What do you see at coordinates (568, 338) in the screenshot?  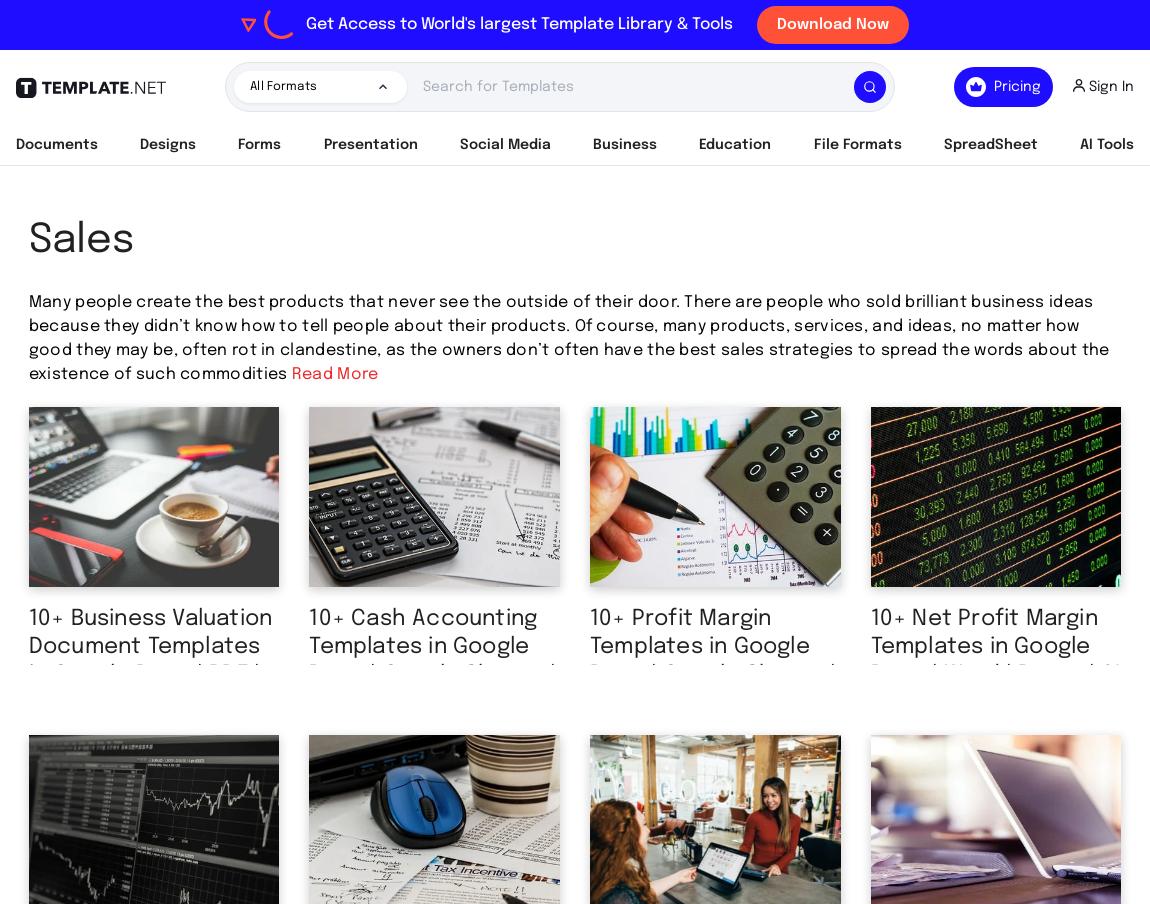 I see `'Many people create the best products that never see the outside of their door. There are people who sold brilliant business ideas because they didn’t know how to tell people about their products. Of course, many products, services, and ideas, no matter how good they may be, often rot in clandestine, as the owners don’t often have the best sales strategies to spread the words about the existence of such commodities'` at bounding box center [568, 338].